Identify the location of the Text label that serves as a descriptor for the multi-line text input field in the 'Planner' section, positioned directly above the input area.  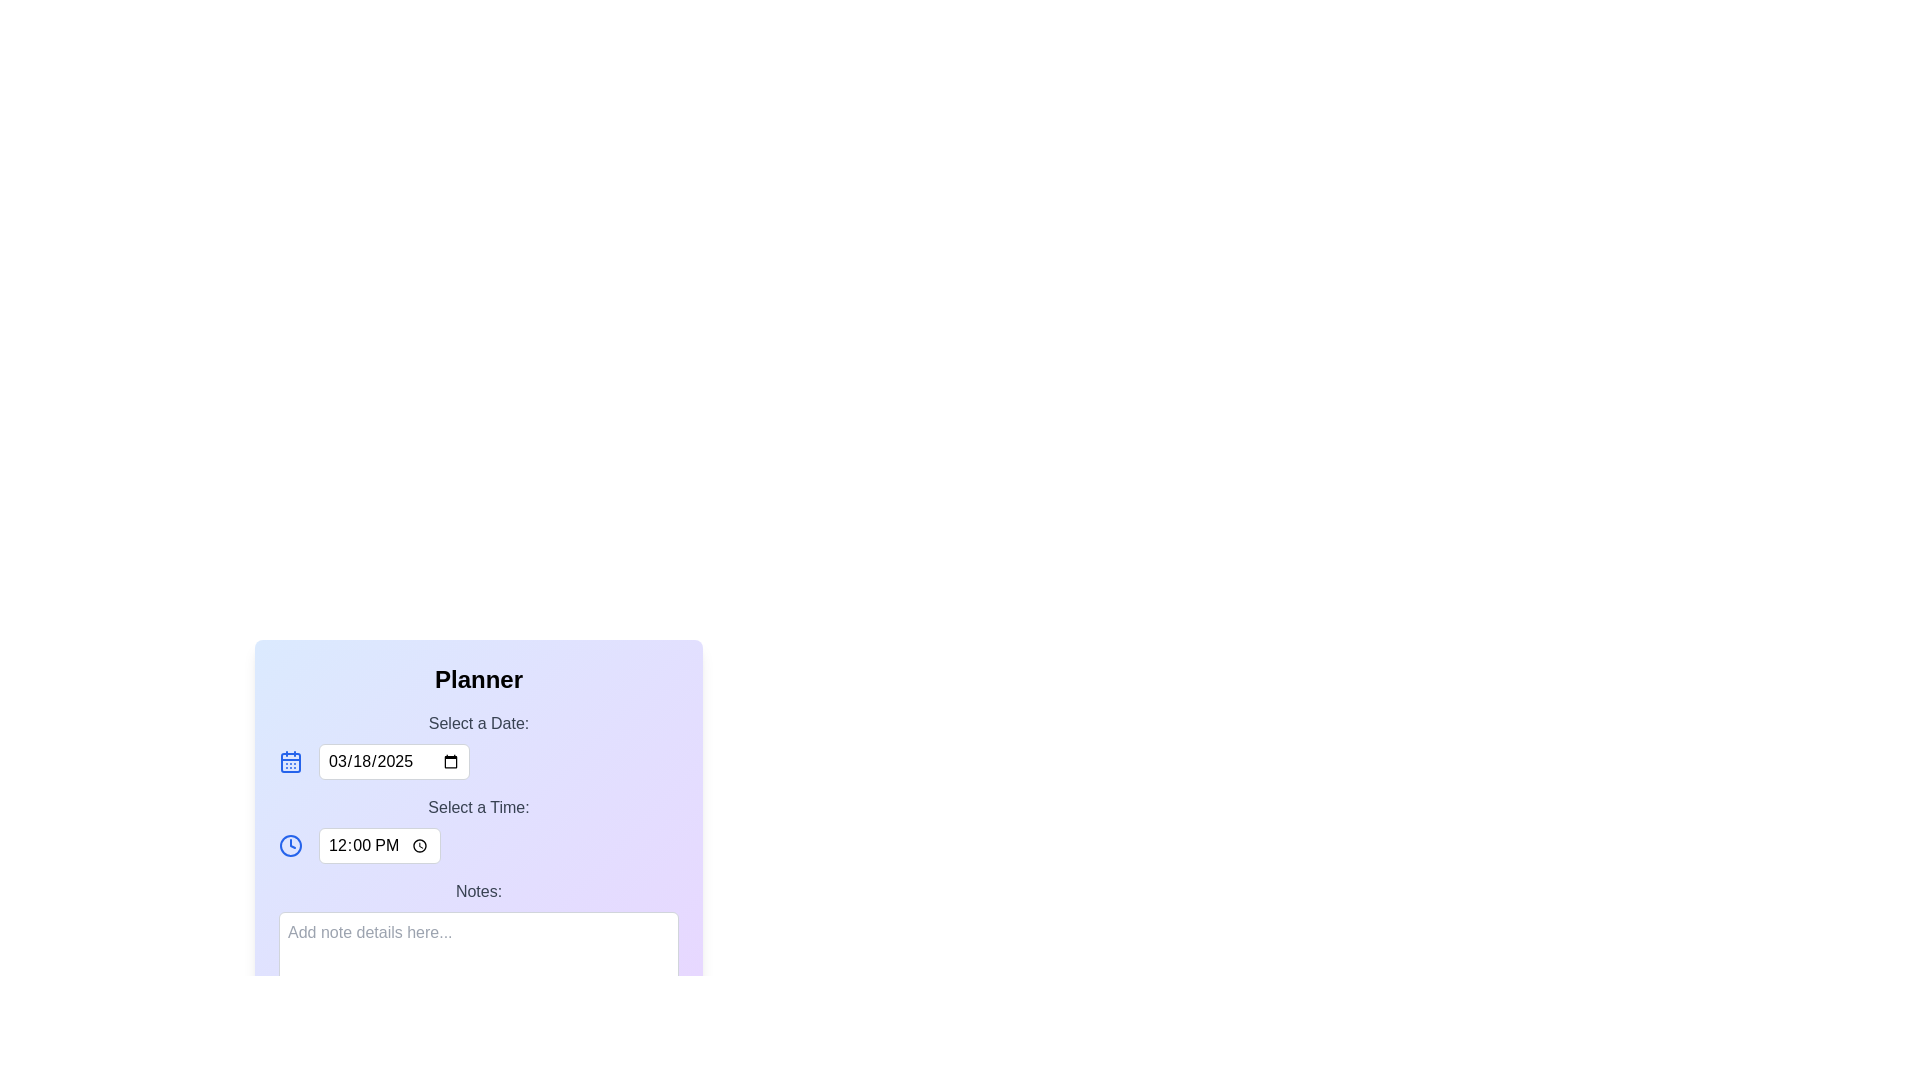
(478, 890).